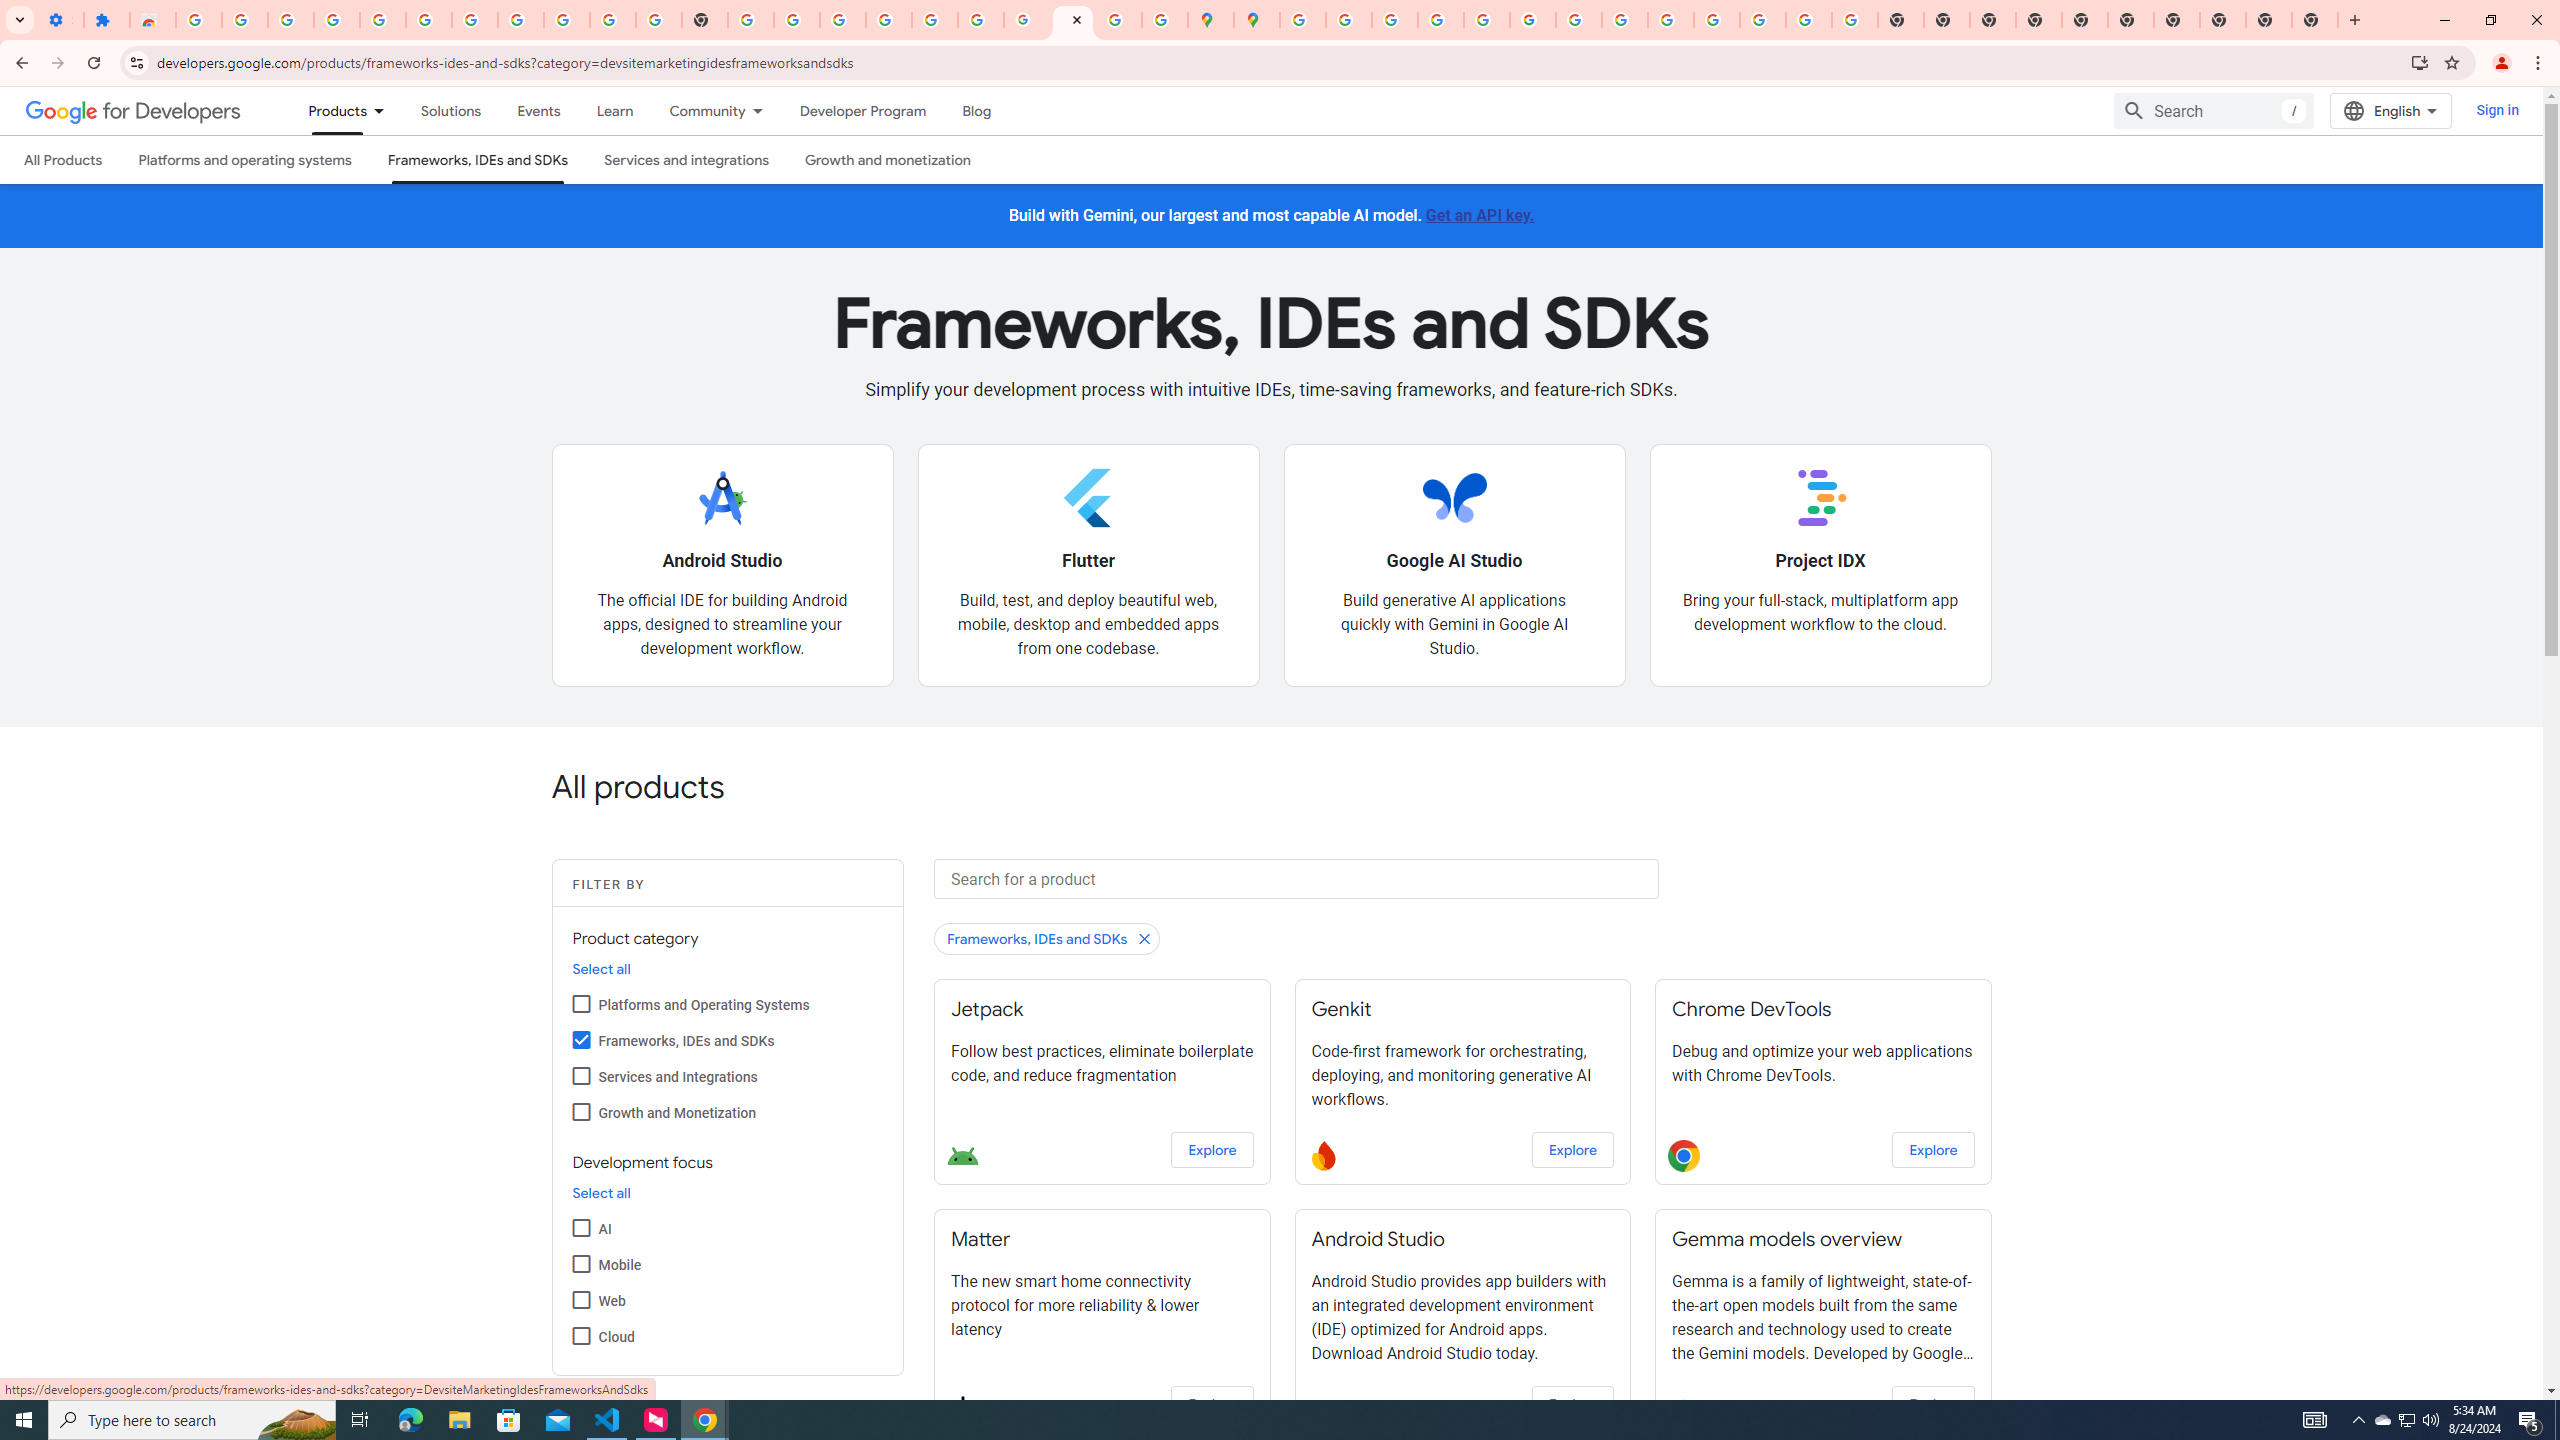 This screenshot has height=1440, width=2560. What do you see at coordinates (686, 158) in the screenshot?
I see `'Services and integrations'` at bounding box center [686, 158].